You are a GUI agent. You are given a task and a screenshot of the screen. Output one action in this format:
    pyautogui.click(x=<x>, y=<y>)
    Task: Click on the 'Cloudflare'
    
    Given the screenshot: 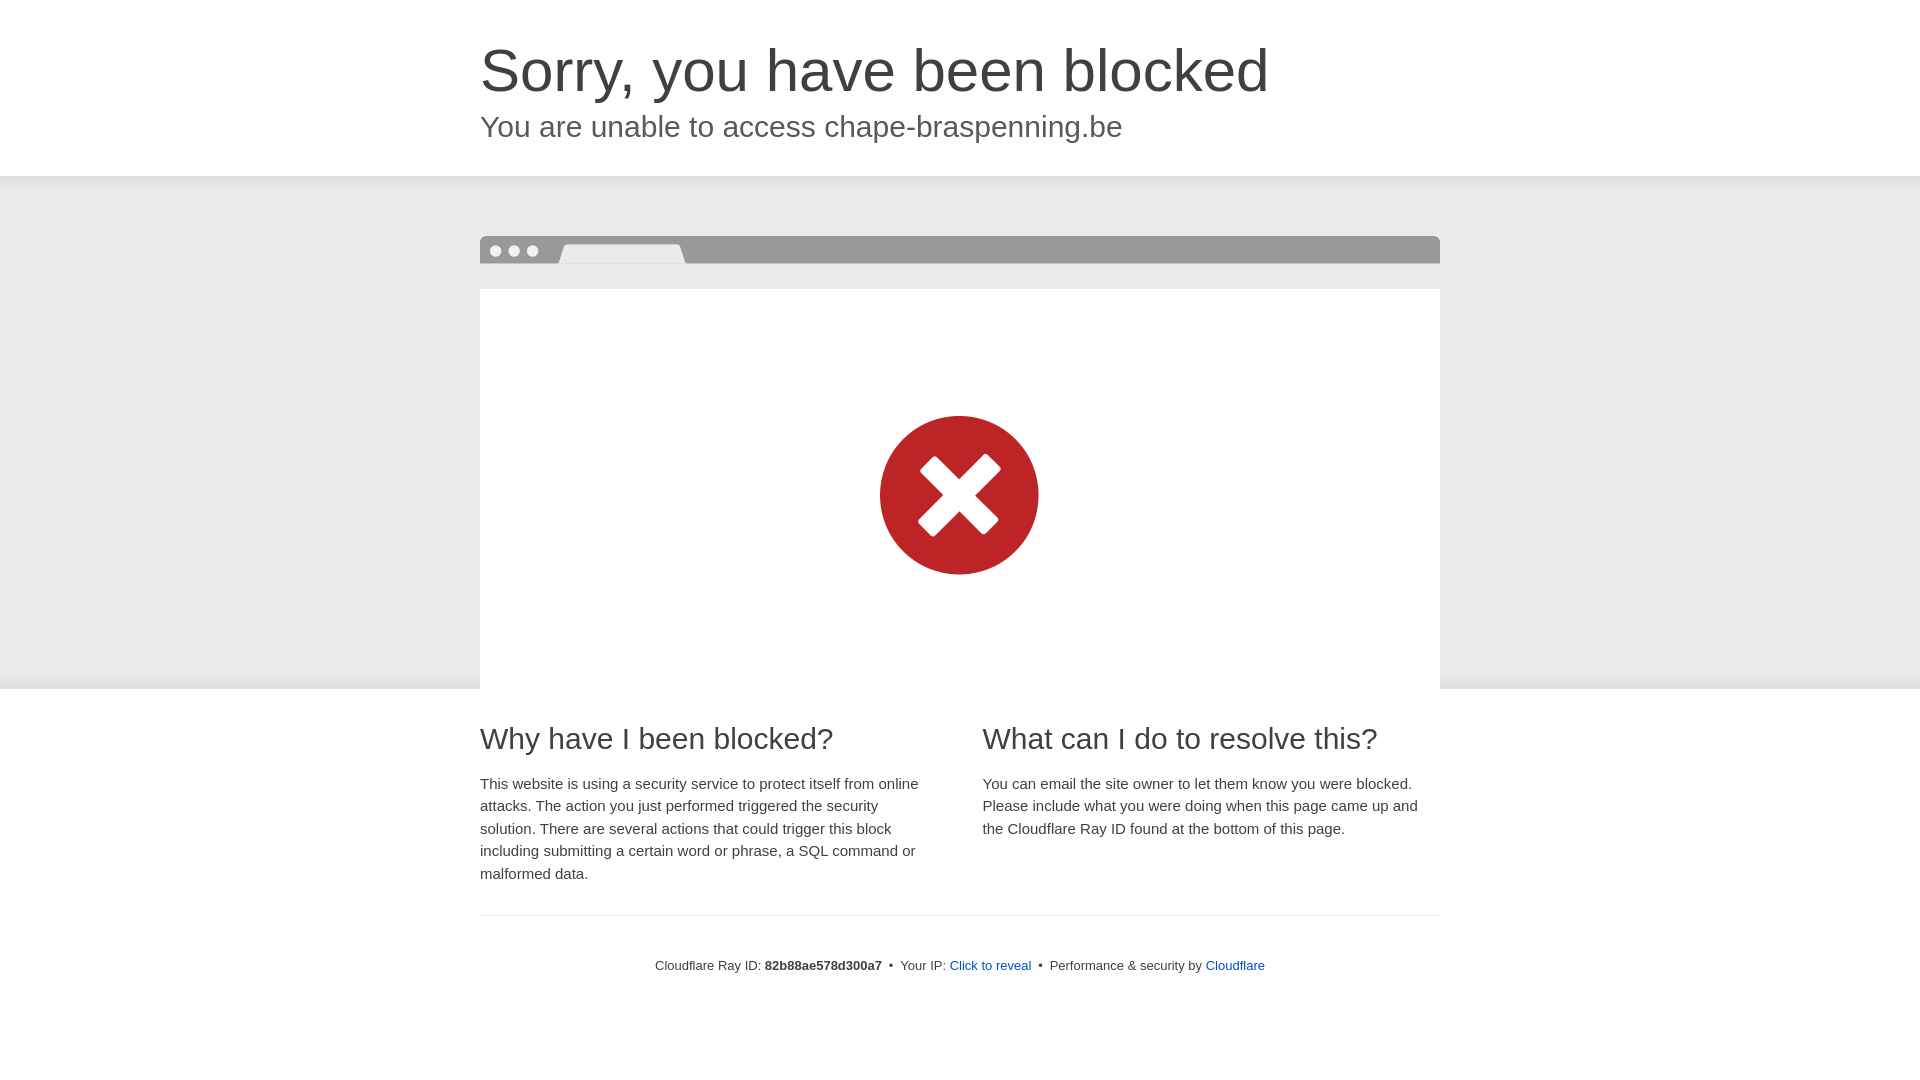 What is the action you would take?
    pyautogui.click(x=1234, y=964)
    